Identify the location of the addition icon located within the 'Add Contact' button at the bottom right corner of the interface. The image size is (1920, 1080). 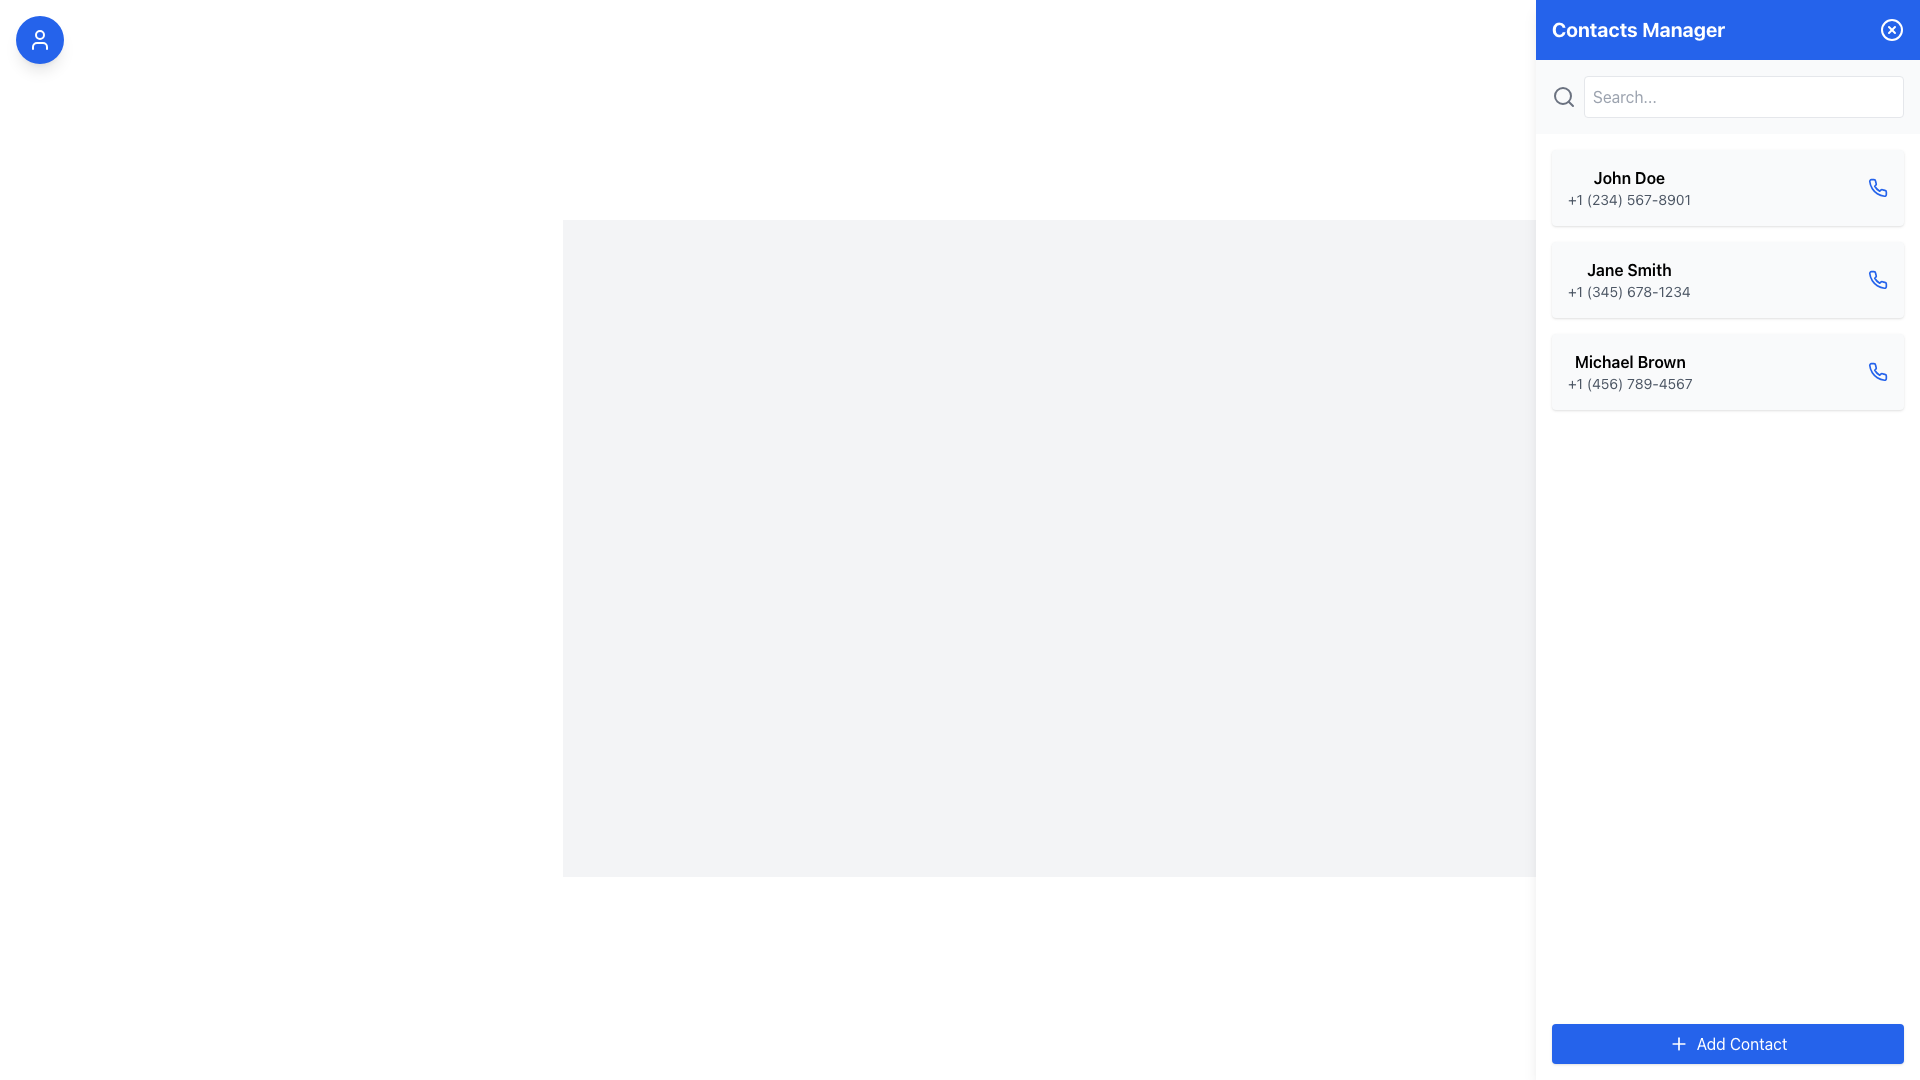
(1678, 1043).